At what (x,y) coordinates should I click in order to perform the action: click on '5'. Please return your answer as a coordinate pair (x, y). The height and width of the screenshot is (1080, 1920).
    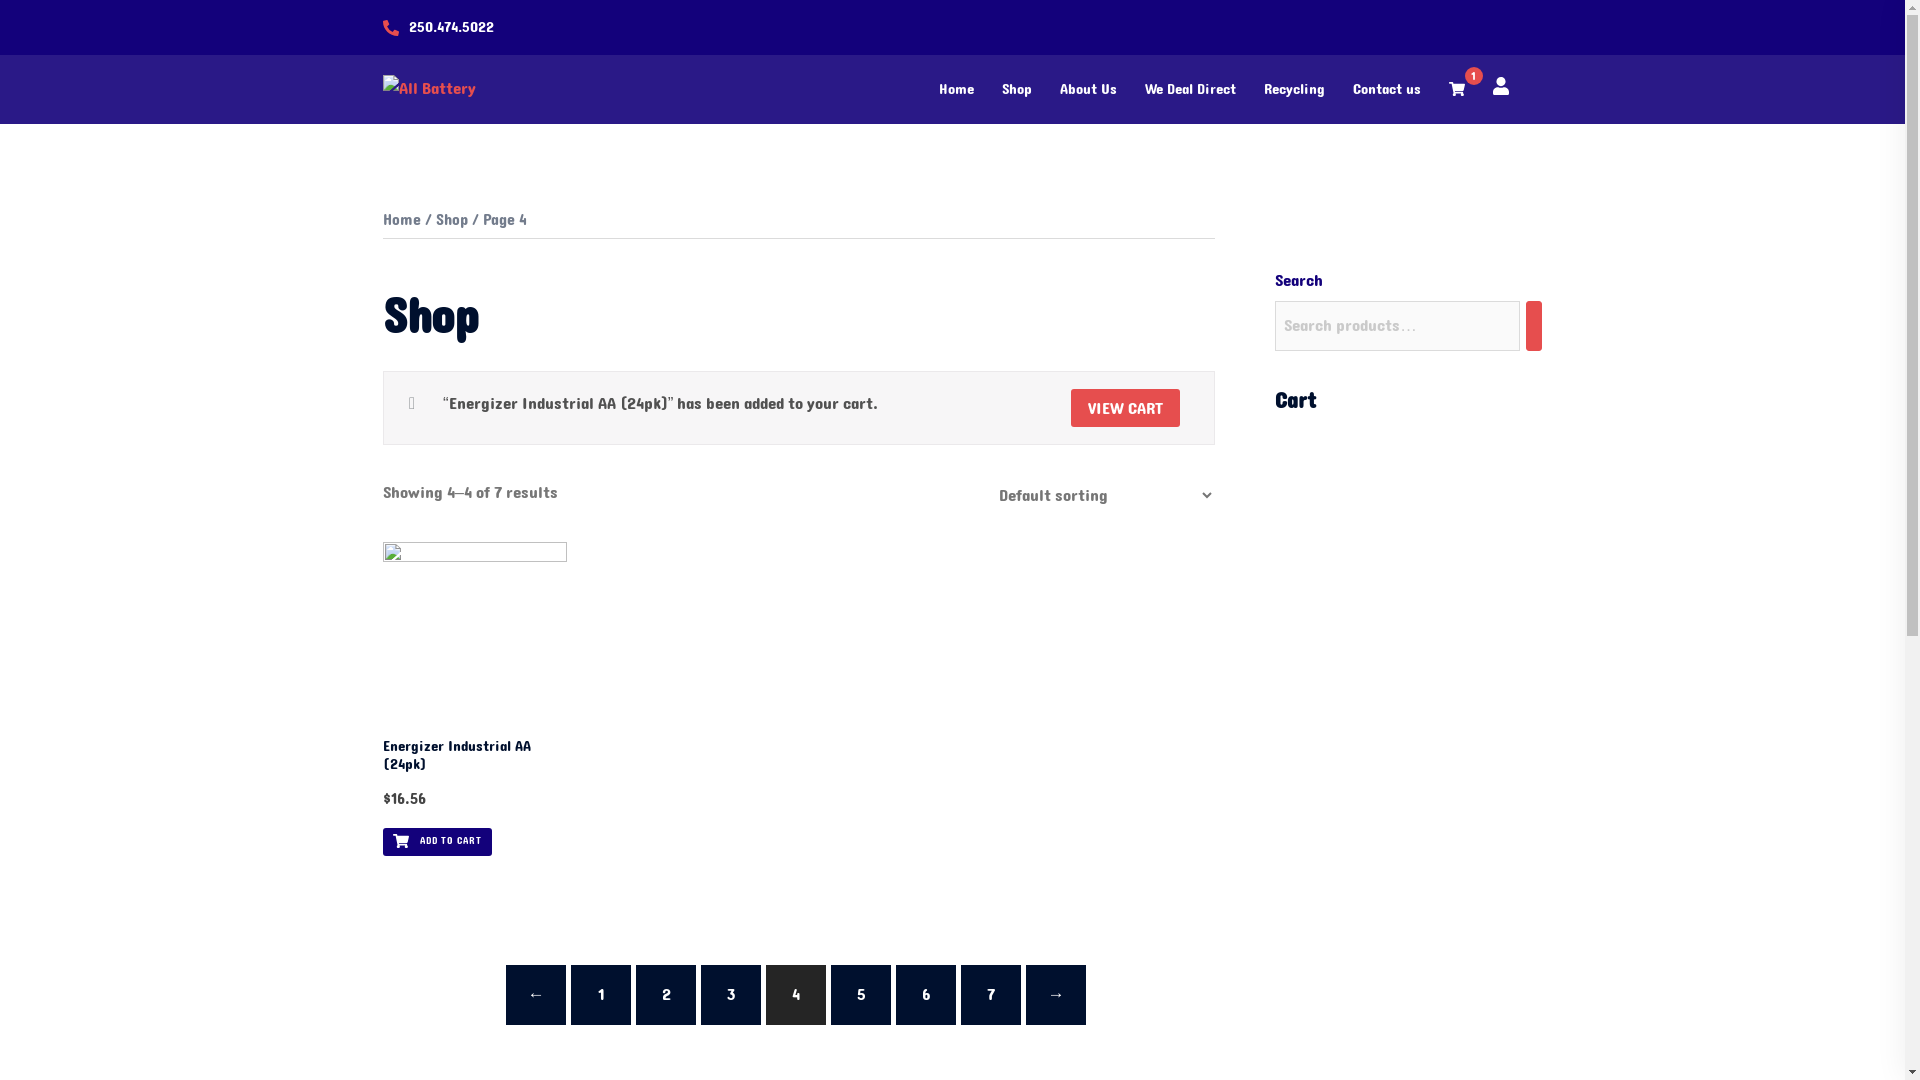
    Looking at the image, I should click on (860, 995).